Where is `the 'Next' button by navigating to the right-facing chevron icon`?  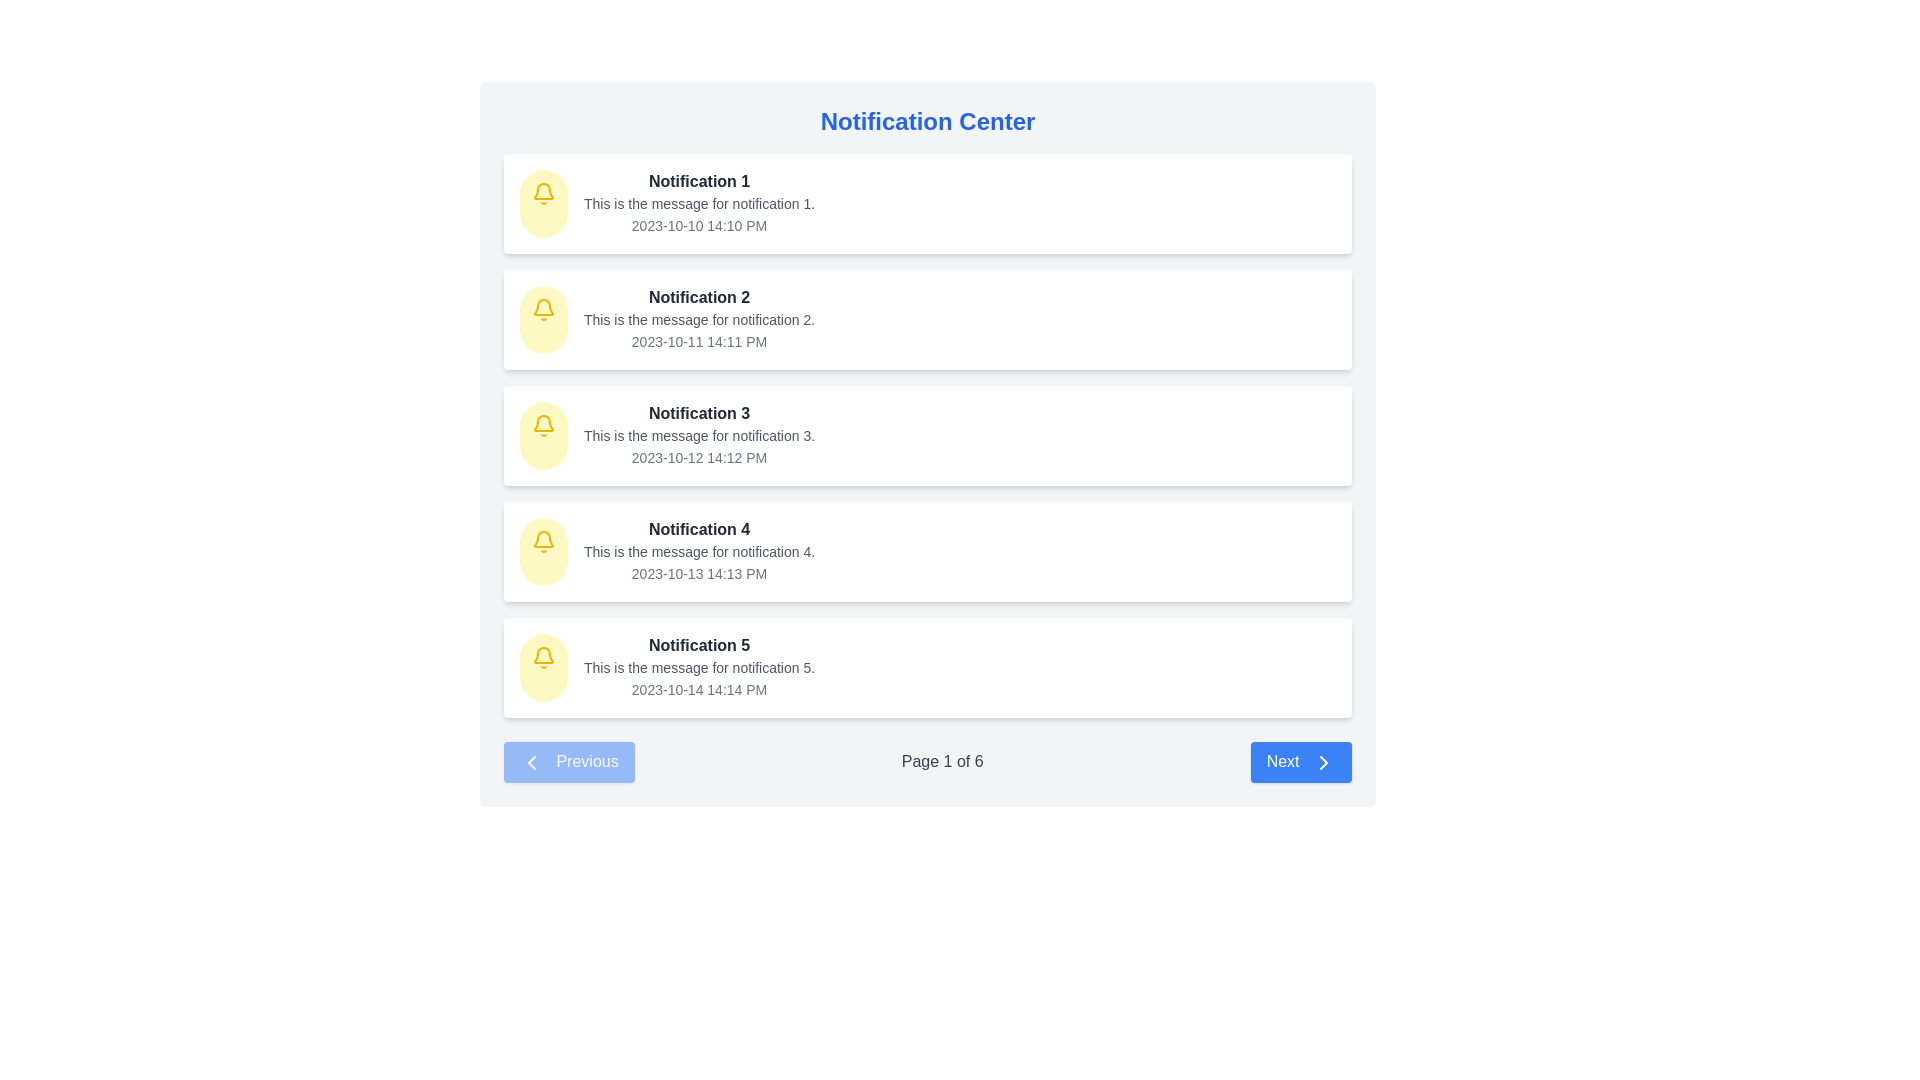 the 'Next' button by navigating to the right-facing chevron icon is located at coordinates (1324, 762).